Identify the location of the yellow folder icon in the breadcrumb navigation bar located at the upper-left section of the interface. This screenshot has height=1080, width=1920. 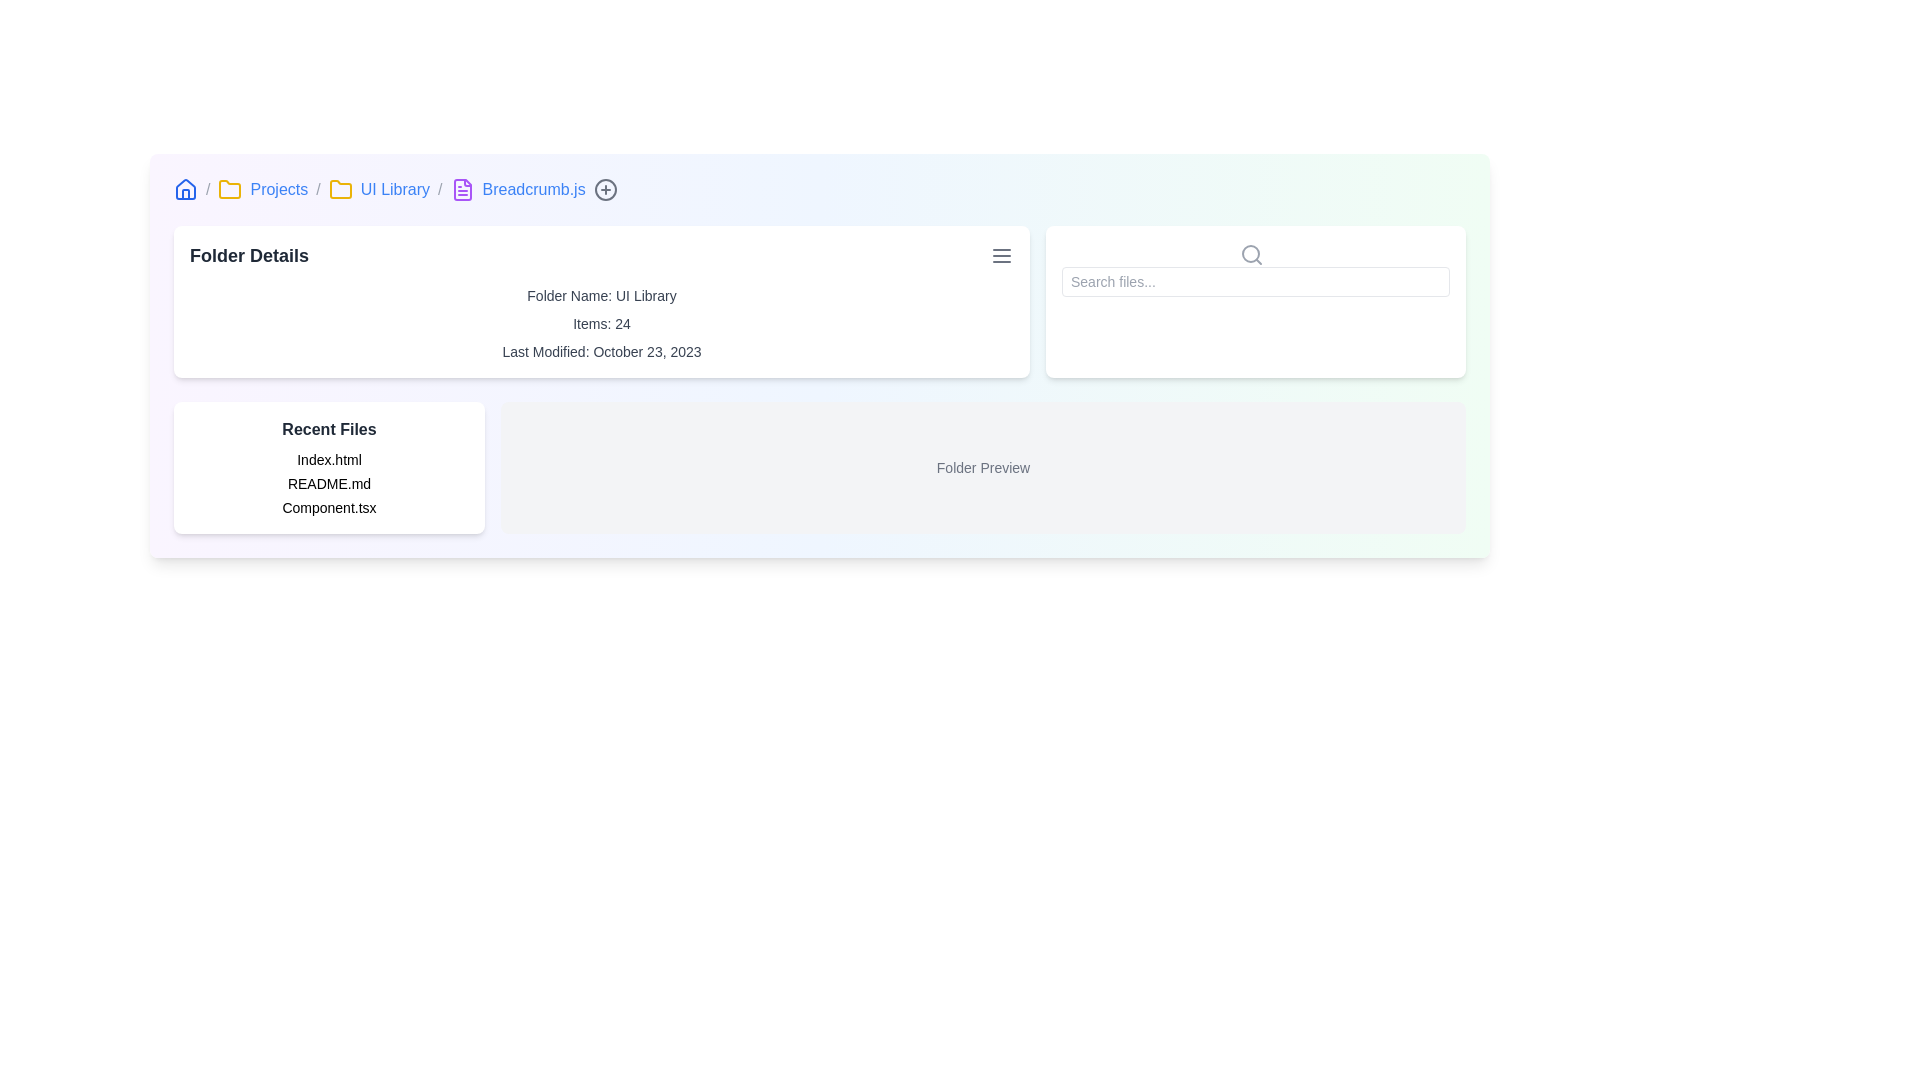
(340, 189).